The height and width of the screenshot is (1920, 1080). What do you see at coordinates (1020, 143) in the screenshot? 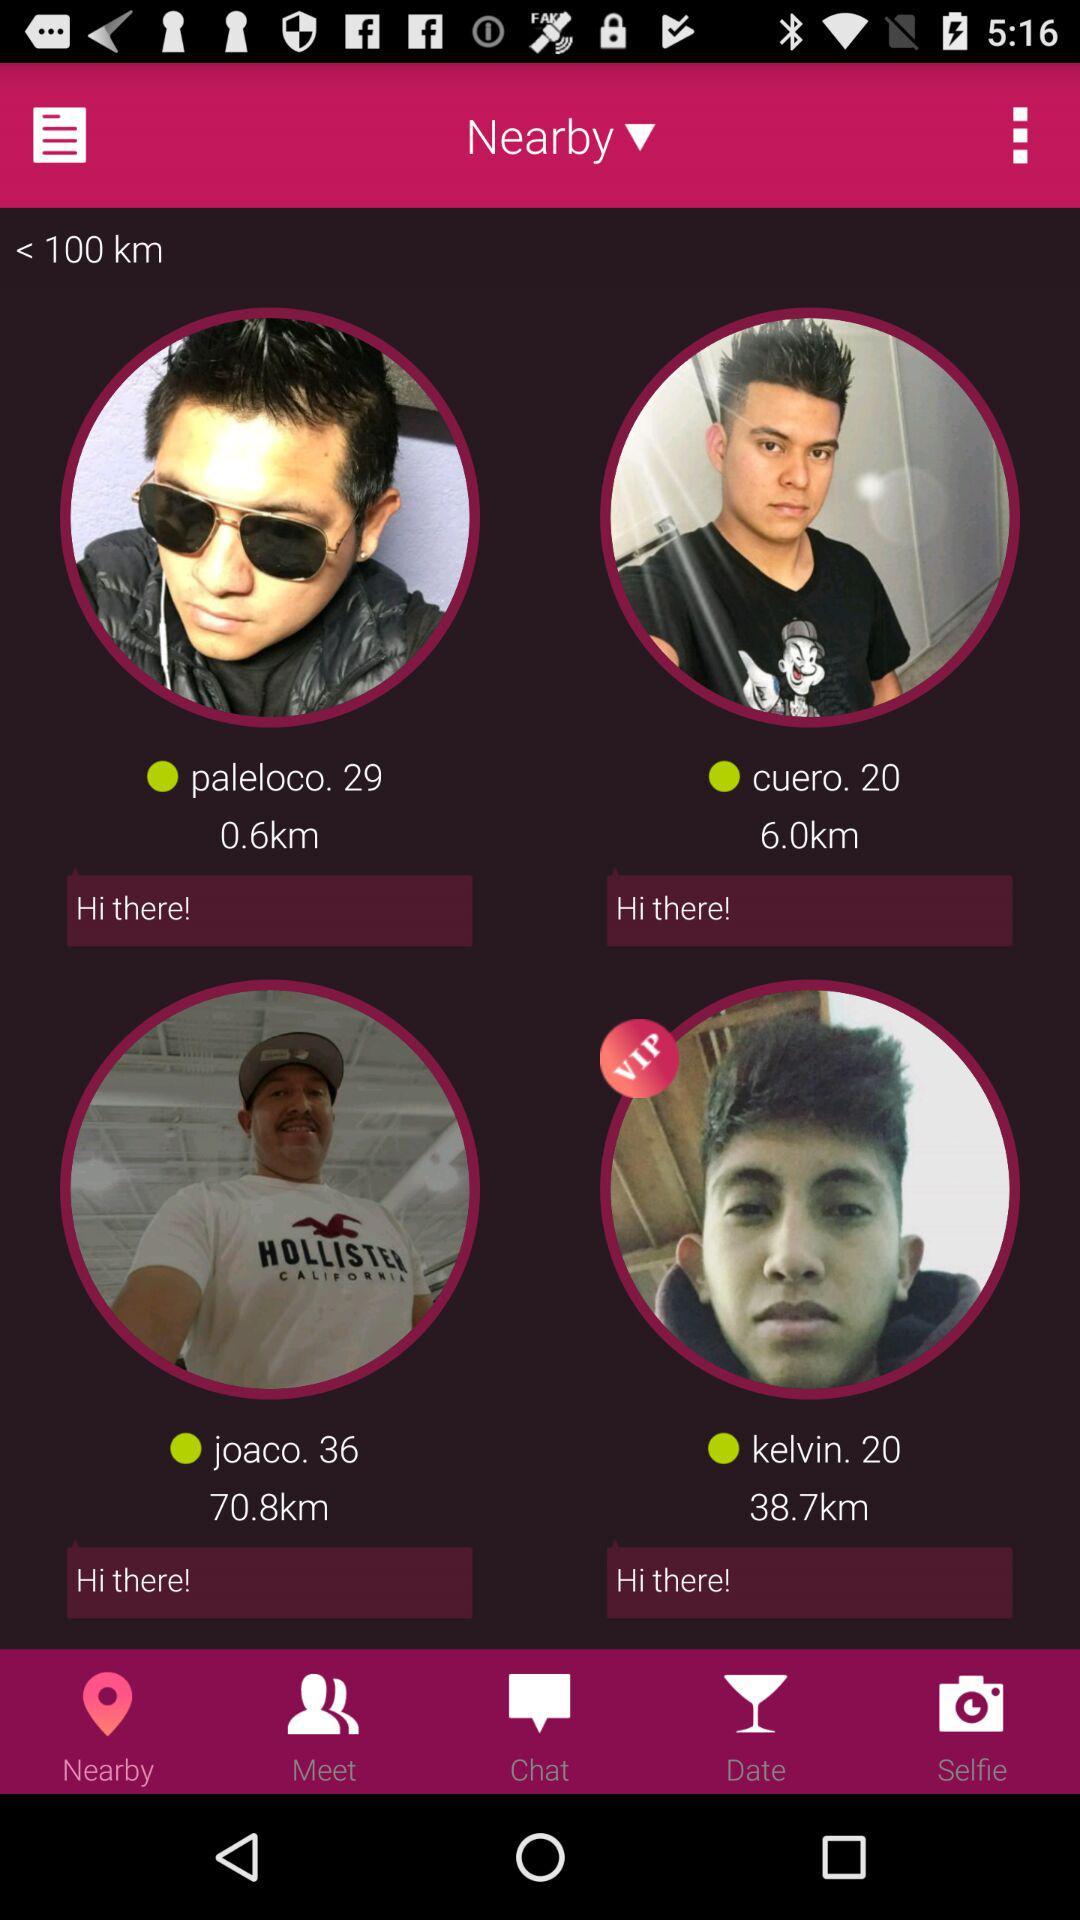
I see `the more icon` at bounding box center [1020, 143].